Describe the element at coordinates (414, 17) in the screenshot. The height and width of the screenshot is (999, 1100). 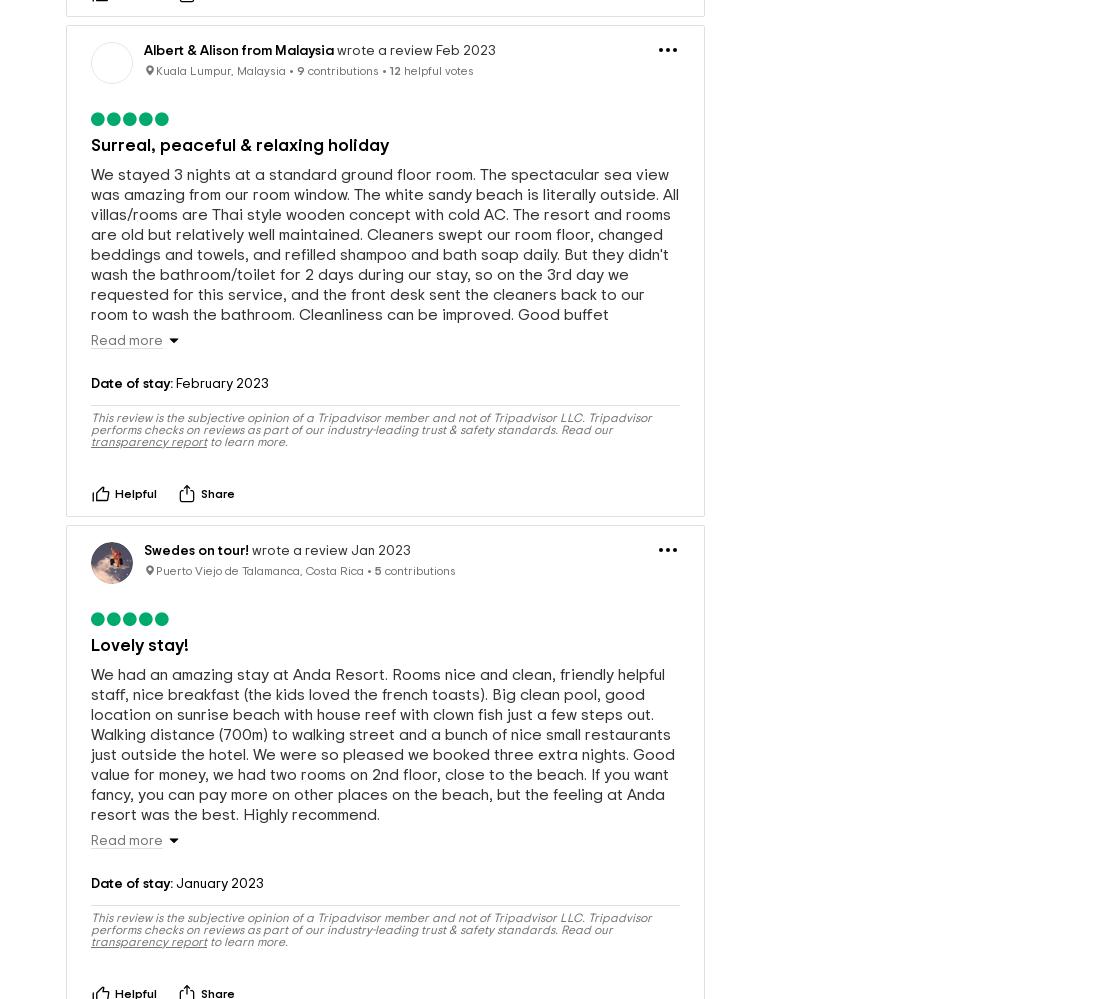
I see `'wrote a review Feb 2023'` at that location.